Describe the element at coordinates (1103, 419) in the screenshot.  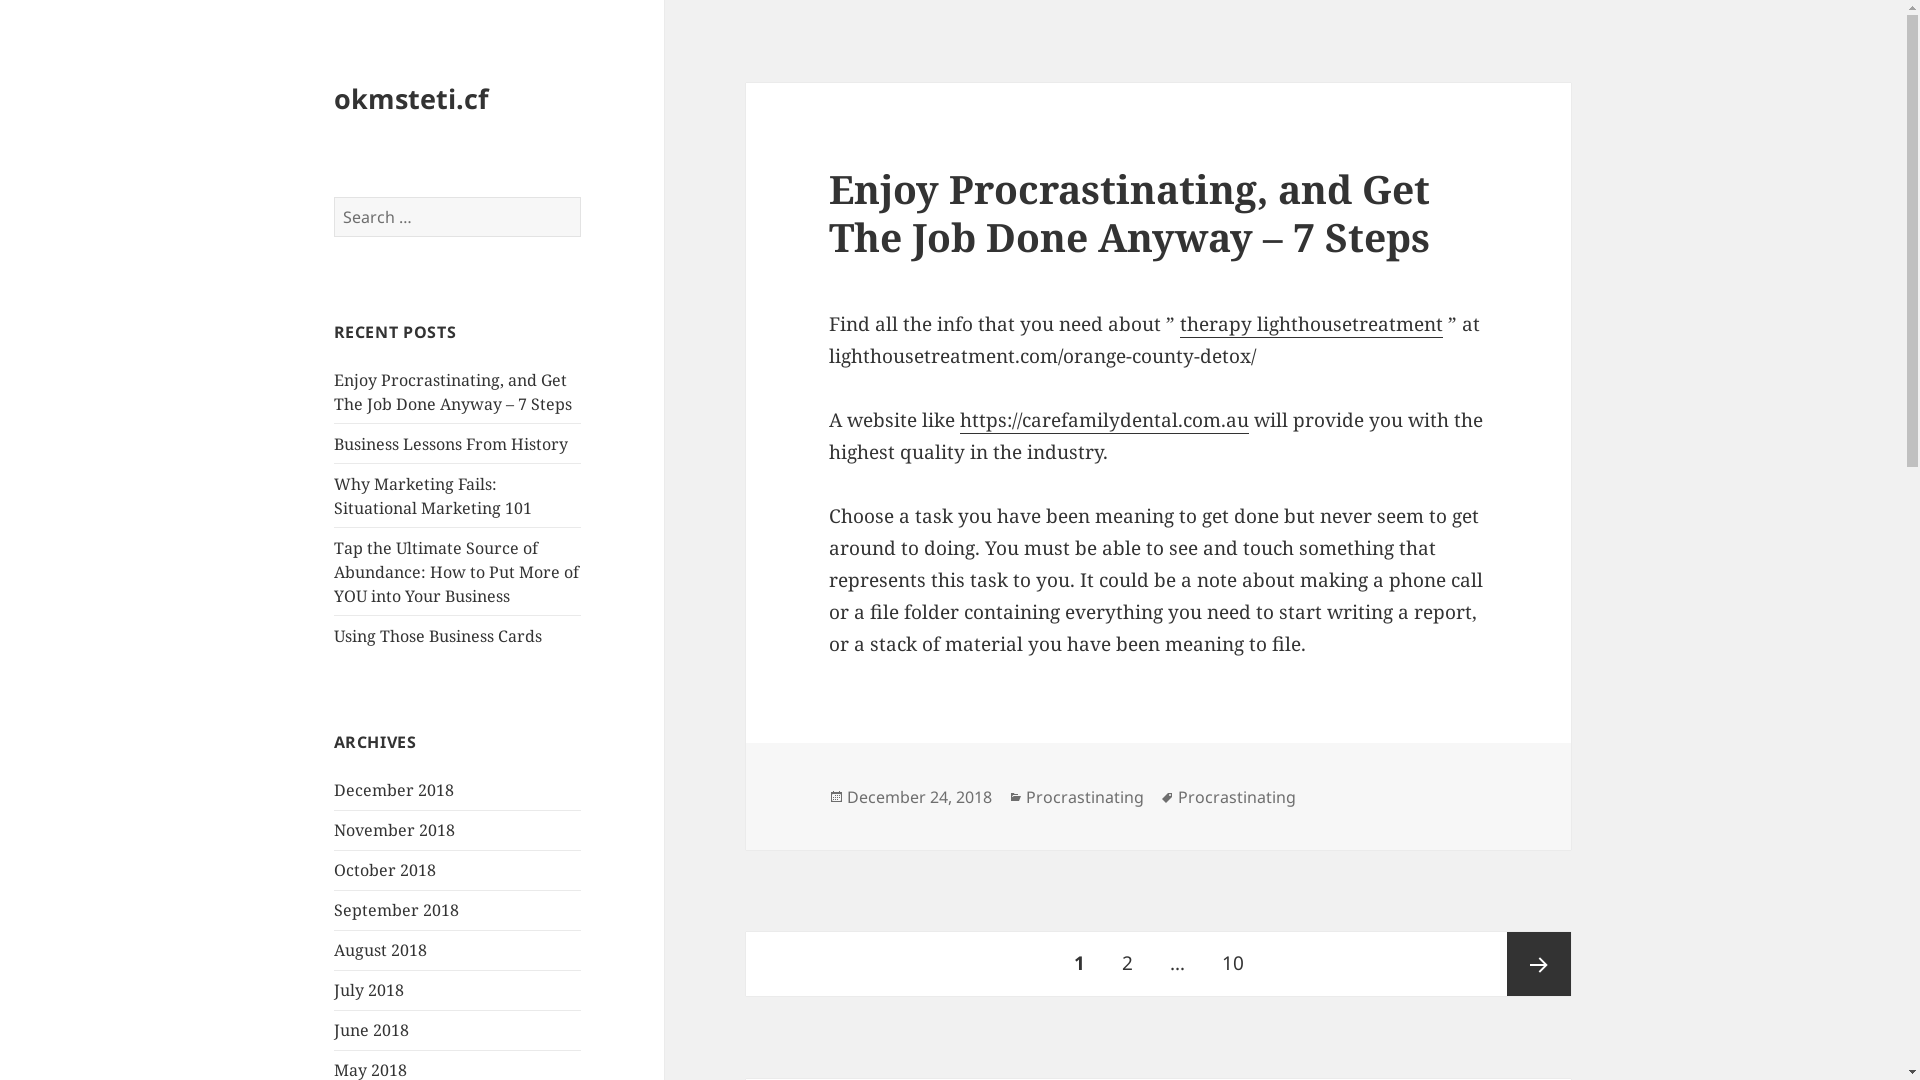
I see `'https://carefamilydental.com.au'` at that location.